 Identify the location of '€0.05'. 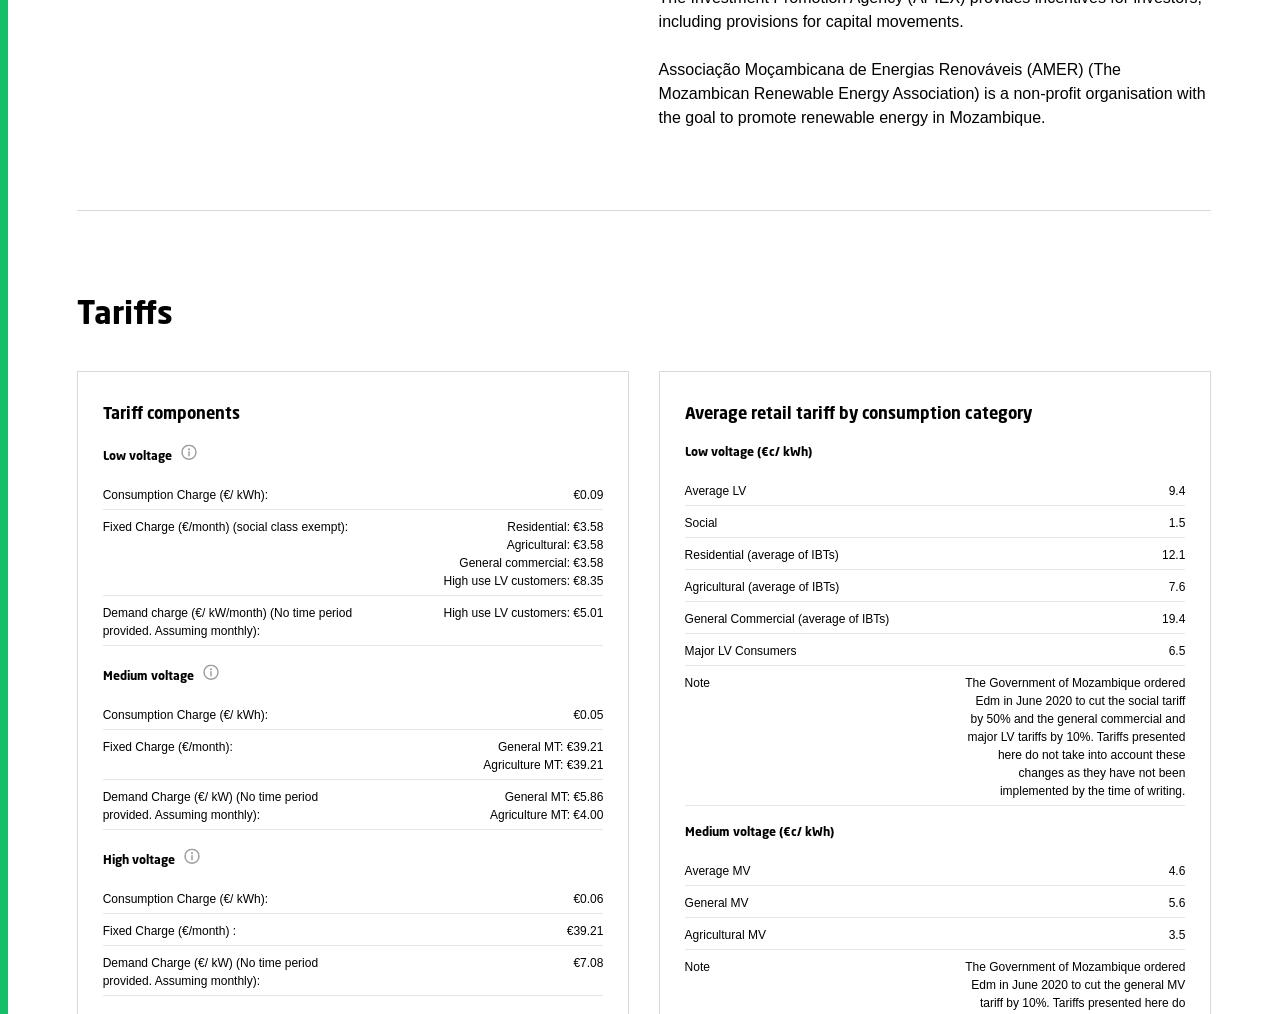
(587, 713).